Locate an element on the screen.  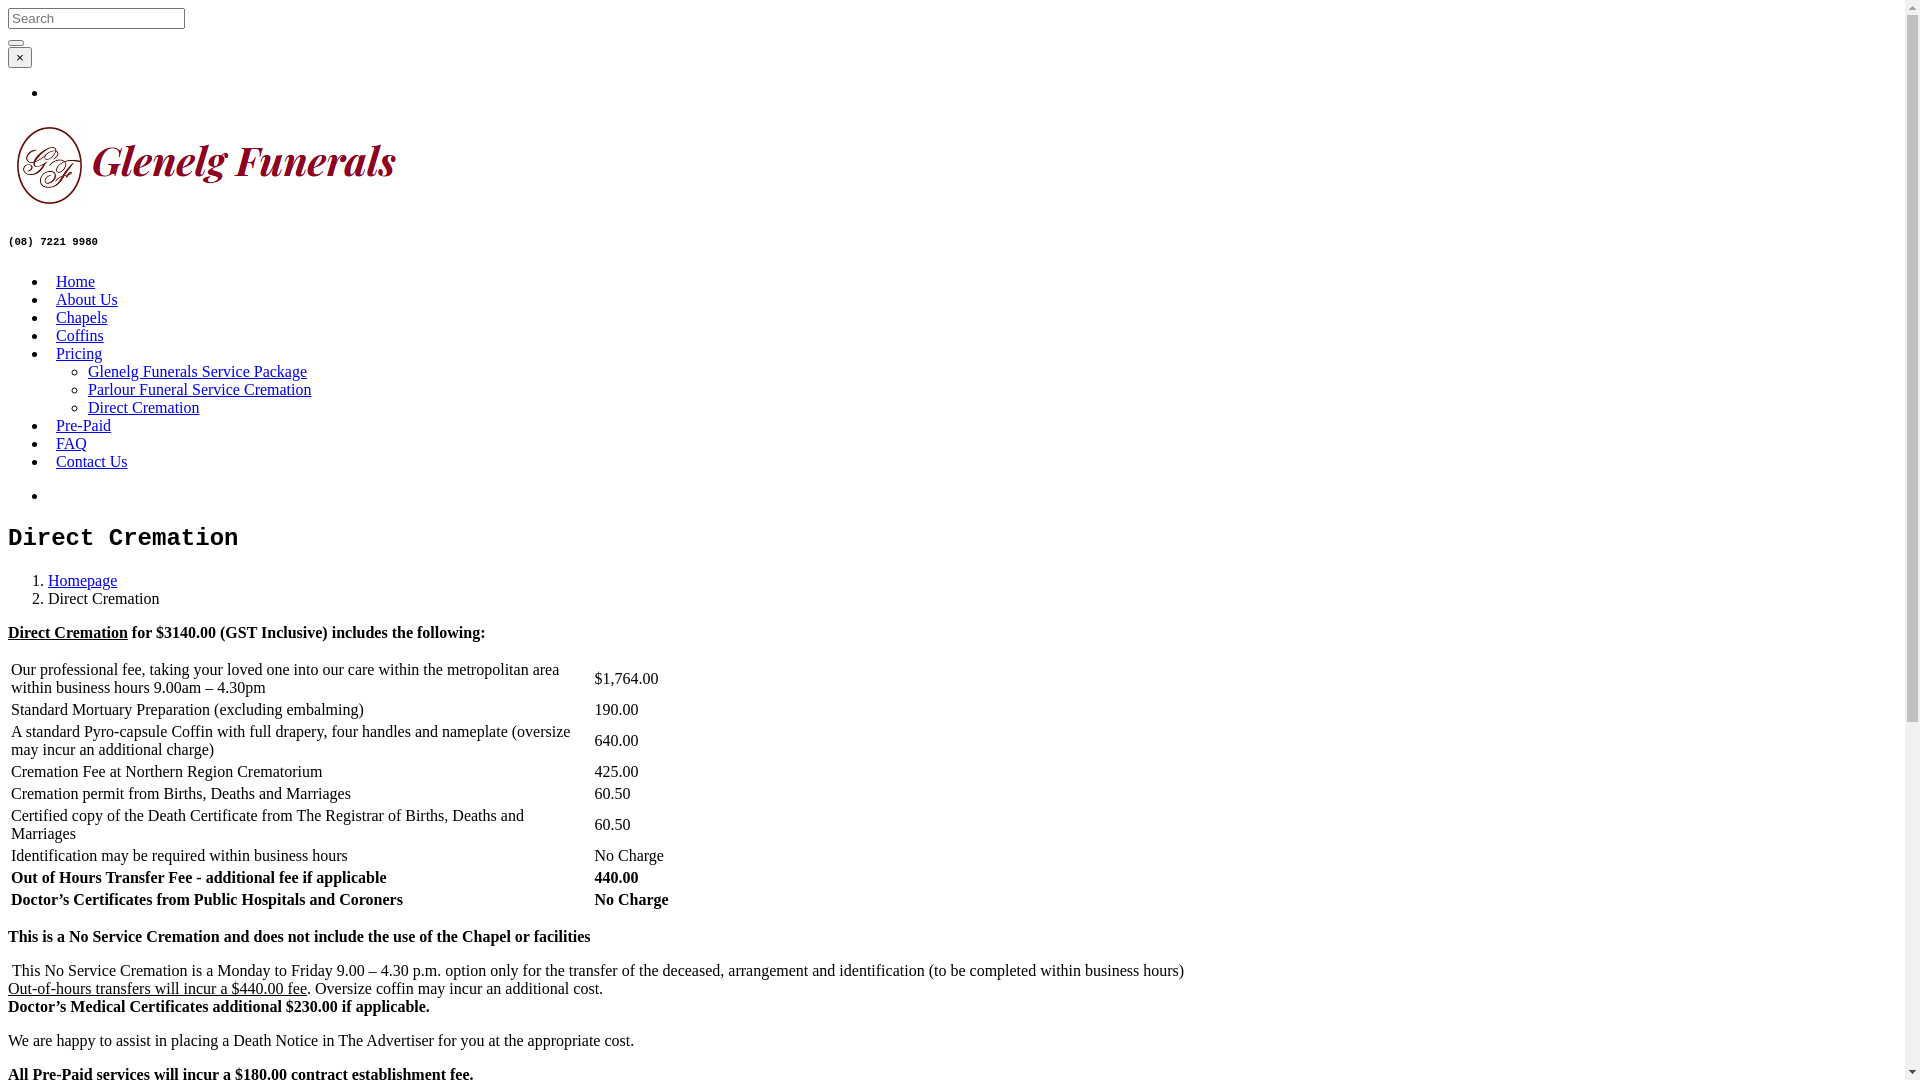
'Contact Us' is located at coordinates (56, 461).